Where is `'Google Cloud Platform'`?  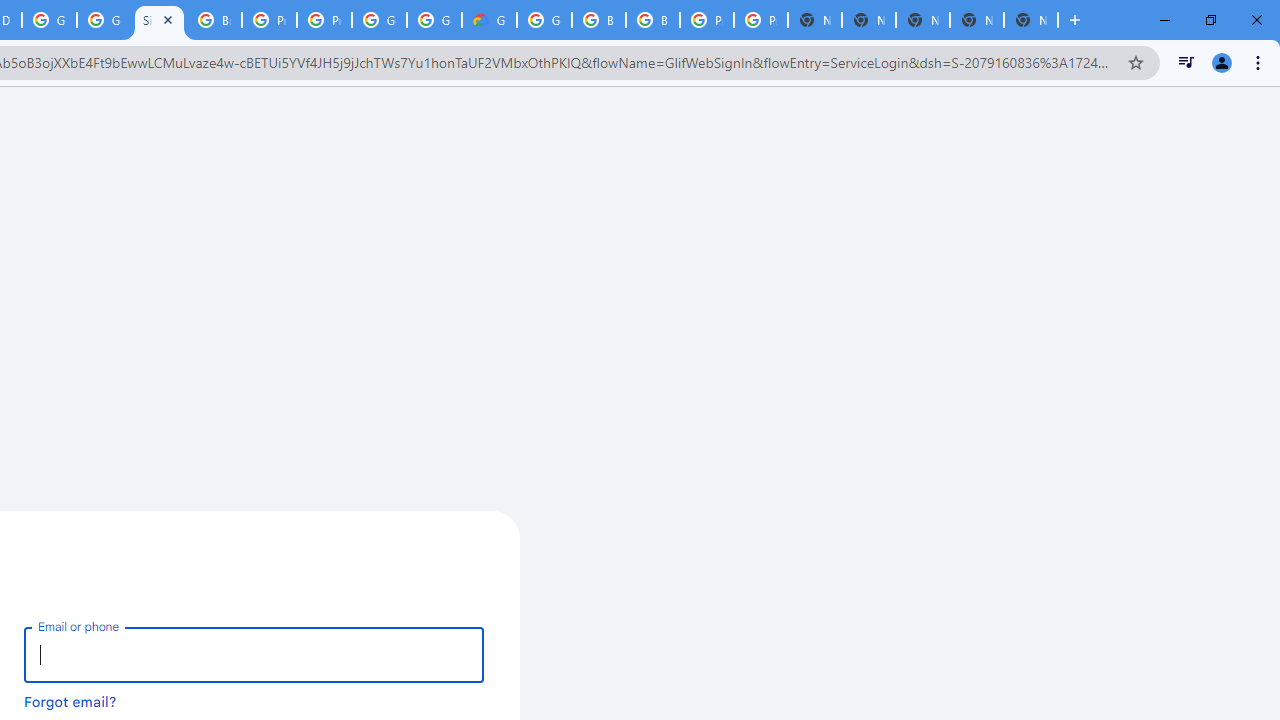 'Google Cloud Platform' is located at coordinates (544, 20).